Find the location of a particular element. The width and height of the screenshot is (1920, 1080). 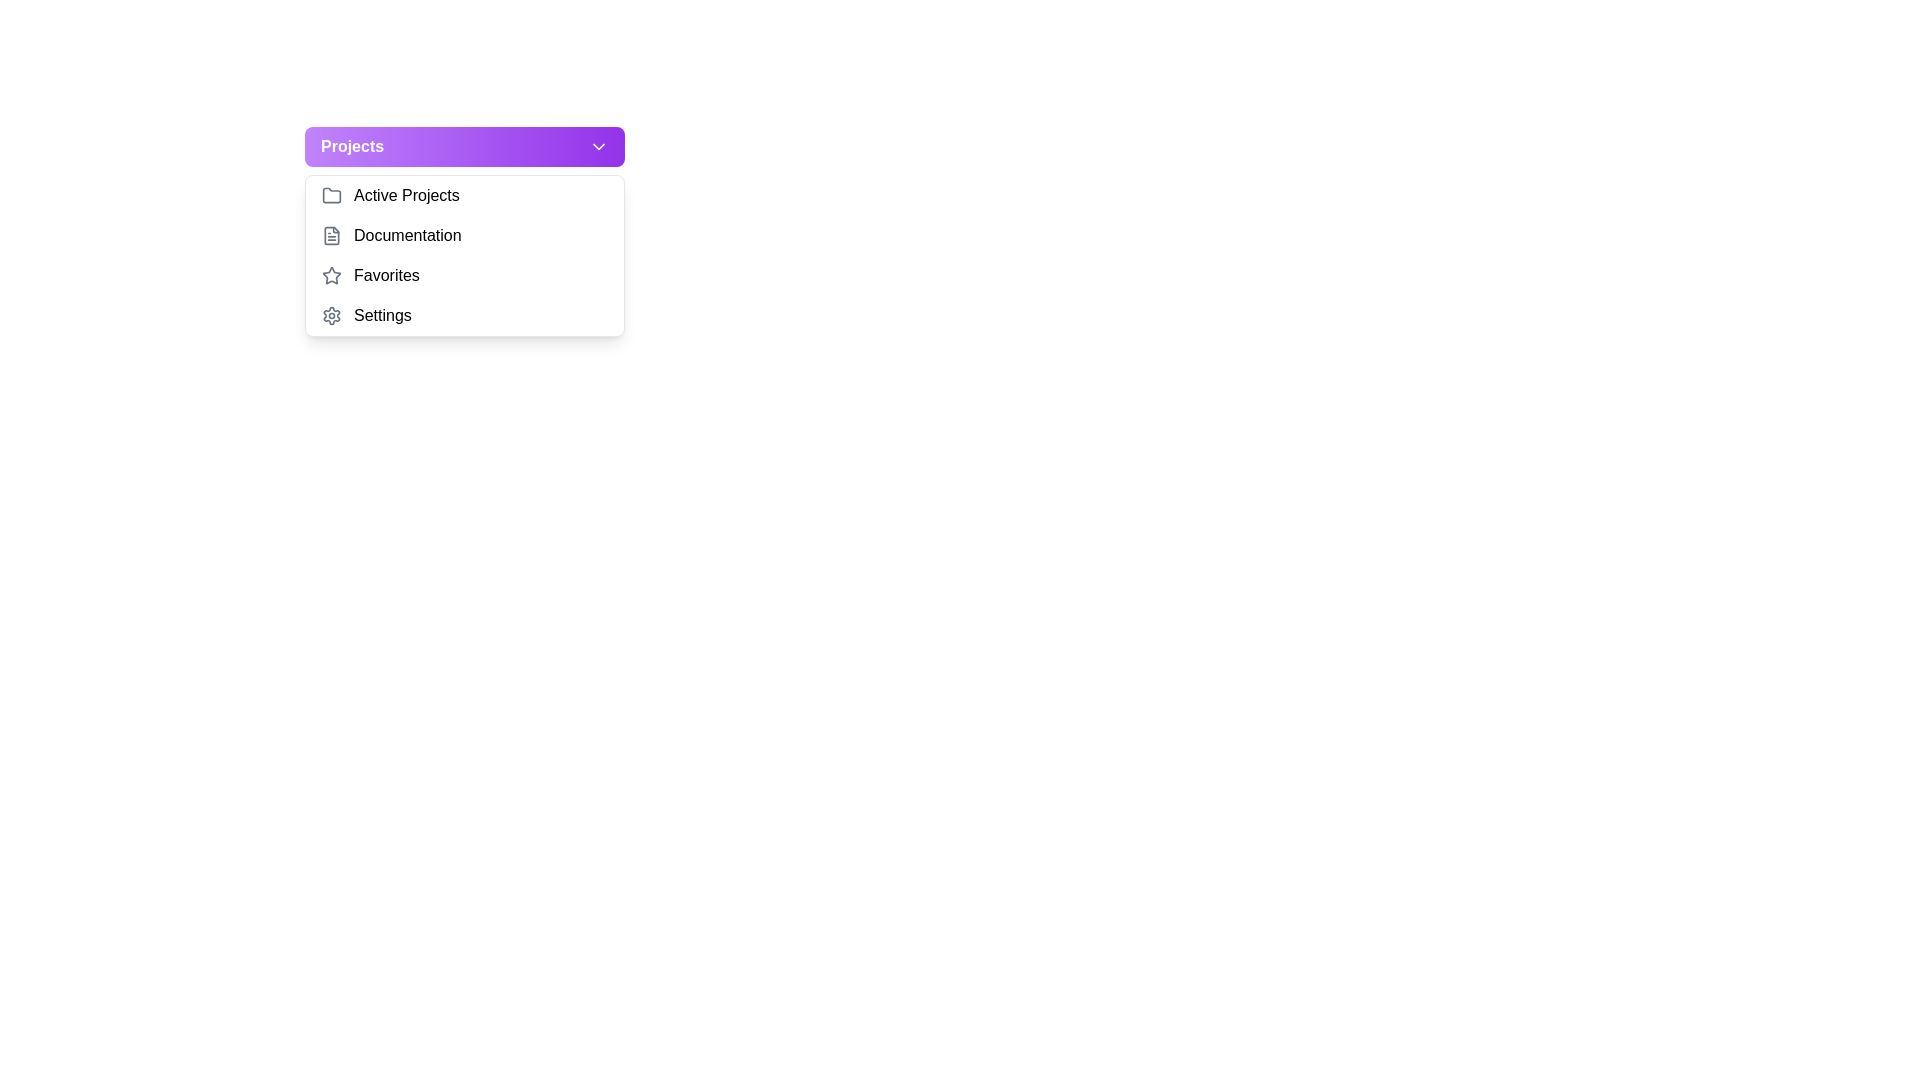

the 'Documentation' menu item, which is the second item in the vertical list of the dropdown menu labeled 'Projects' is located at coordinates (464, 234).